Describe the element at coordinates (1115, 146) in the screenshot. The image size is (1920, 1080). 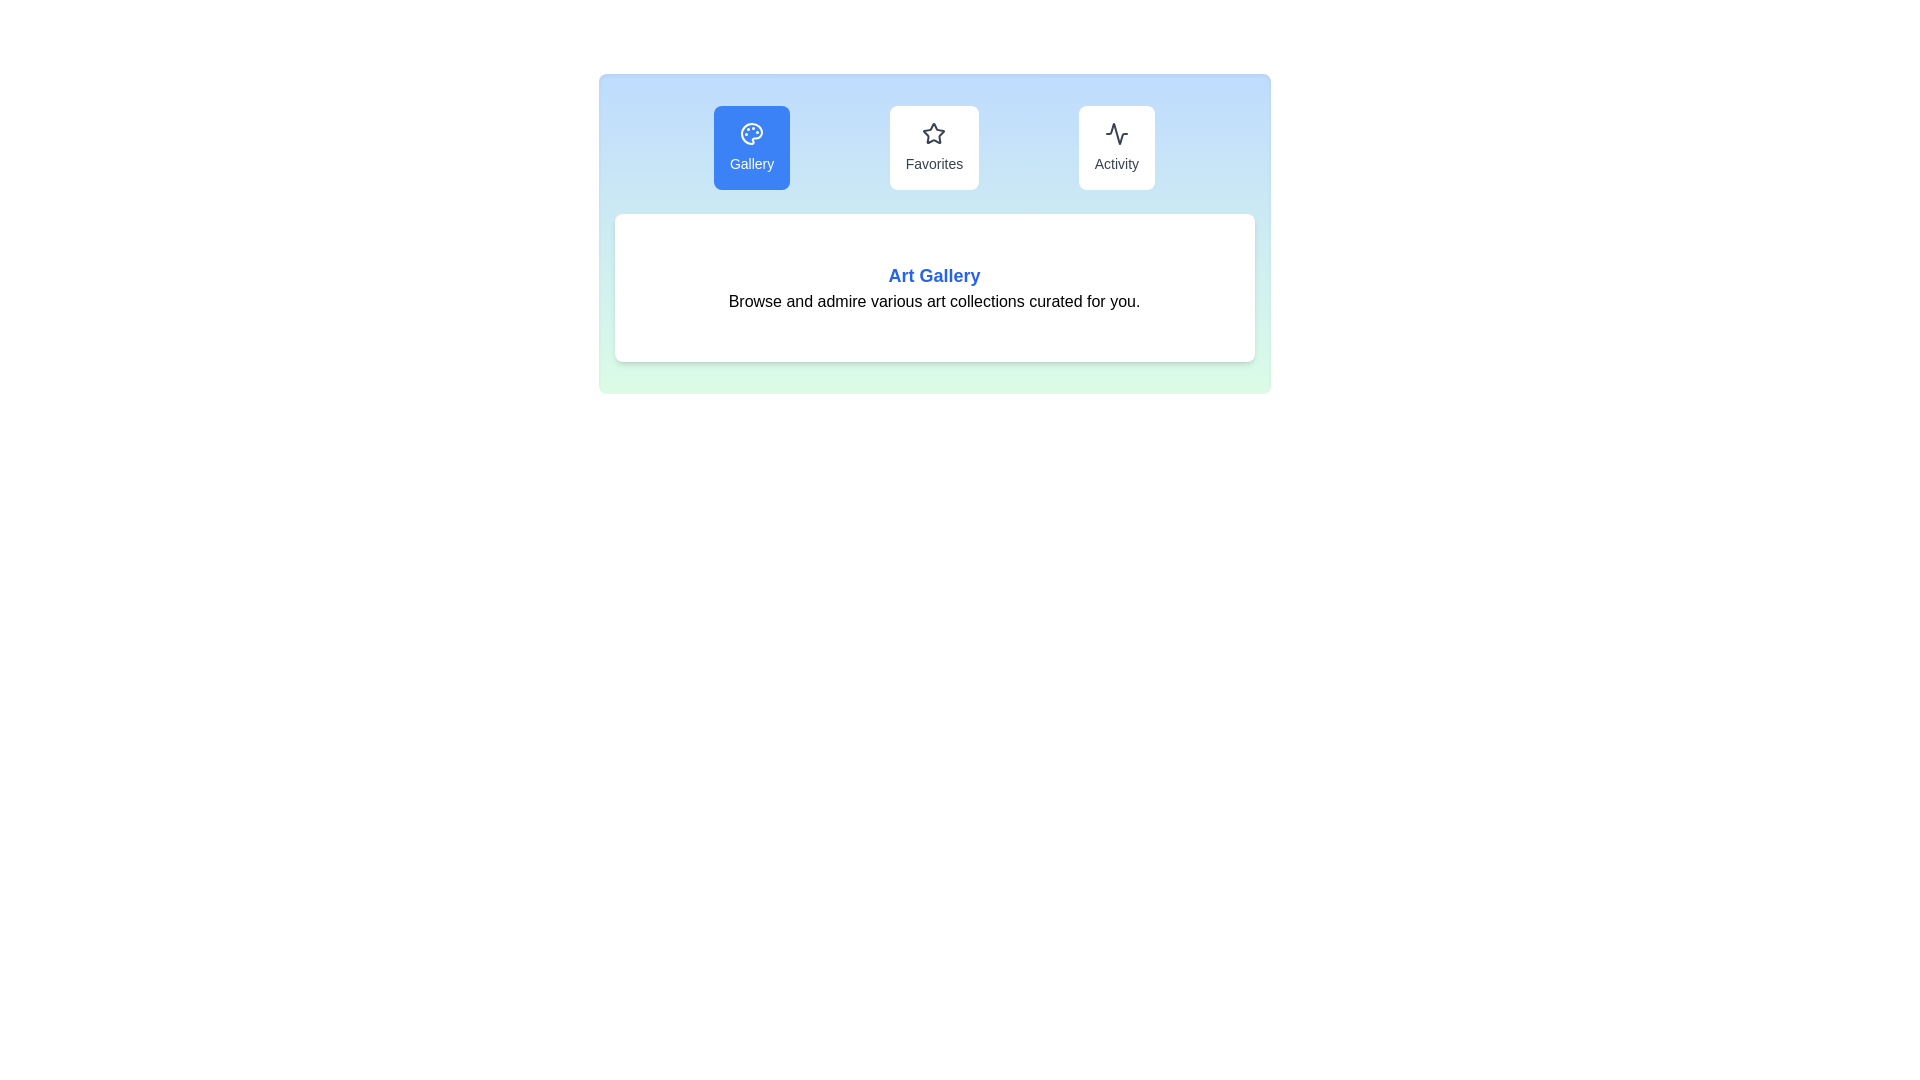
I see `the interactive button labeled Activity` at that location.